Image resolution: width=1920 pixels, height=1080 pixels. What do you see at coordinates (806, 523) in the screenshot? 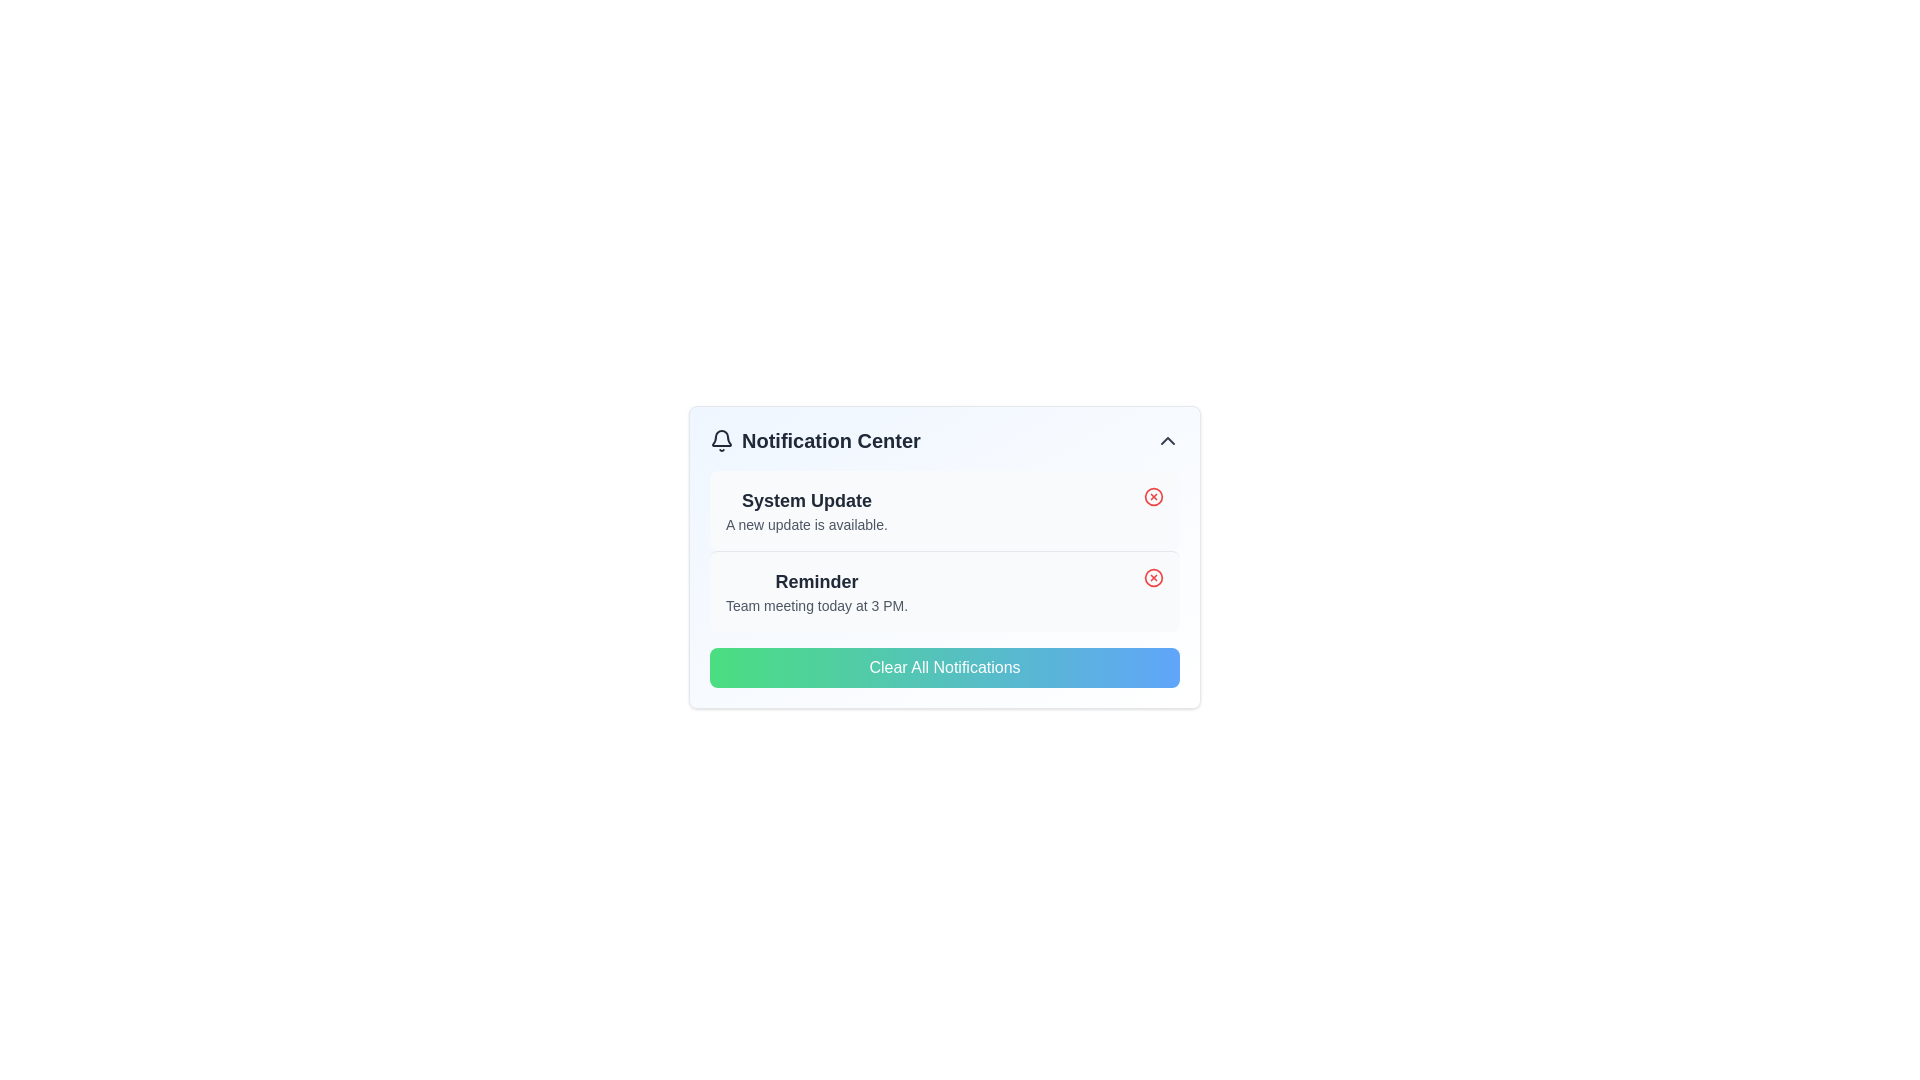
I see `the text label displaying the message 'A new update is available.' which is styled in smaller, lighter gray text and positioned below the bold 'System Update' title` at bounding box center [806, 523].